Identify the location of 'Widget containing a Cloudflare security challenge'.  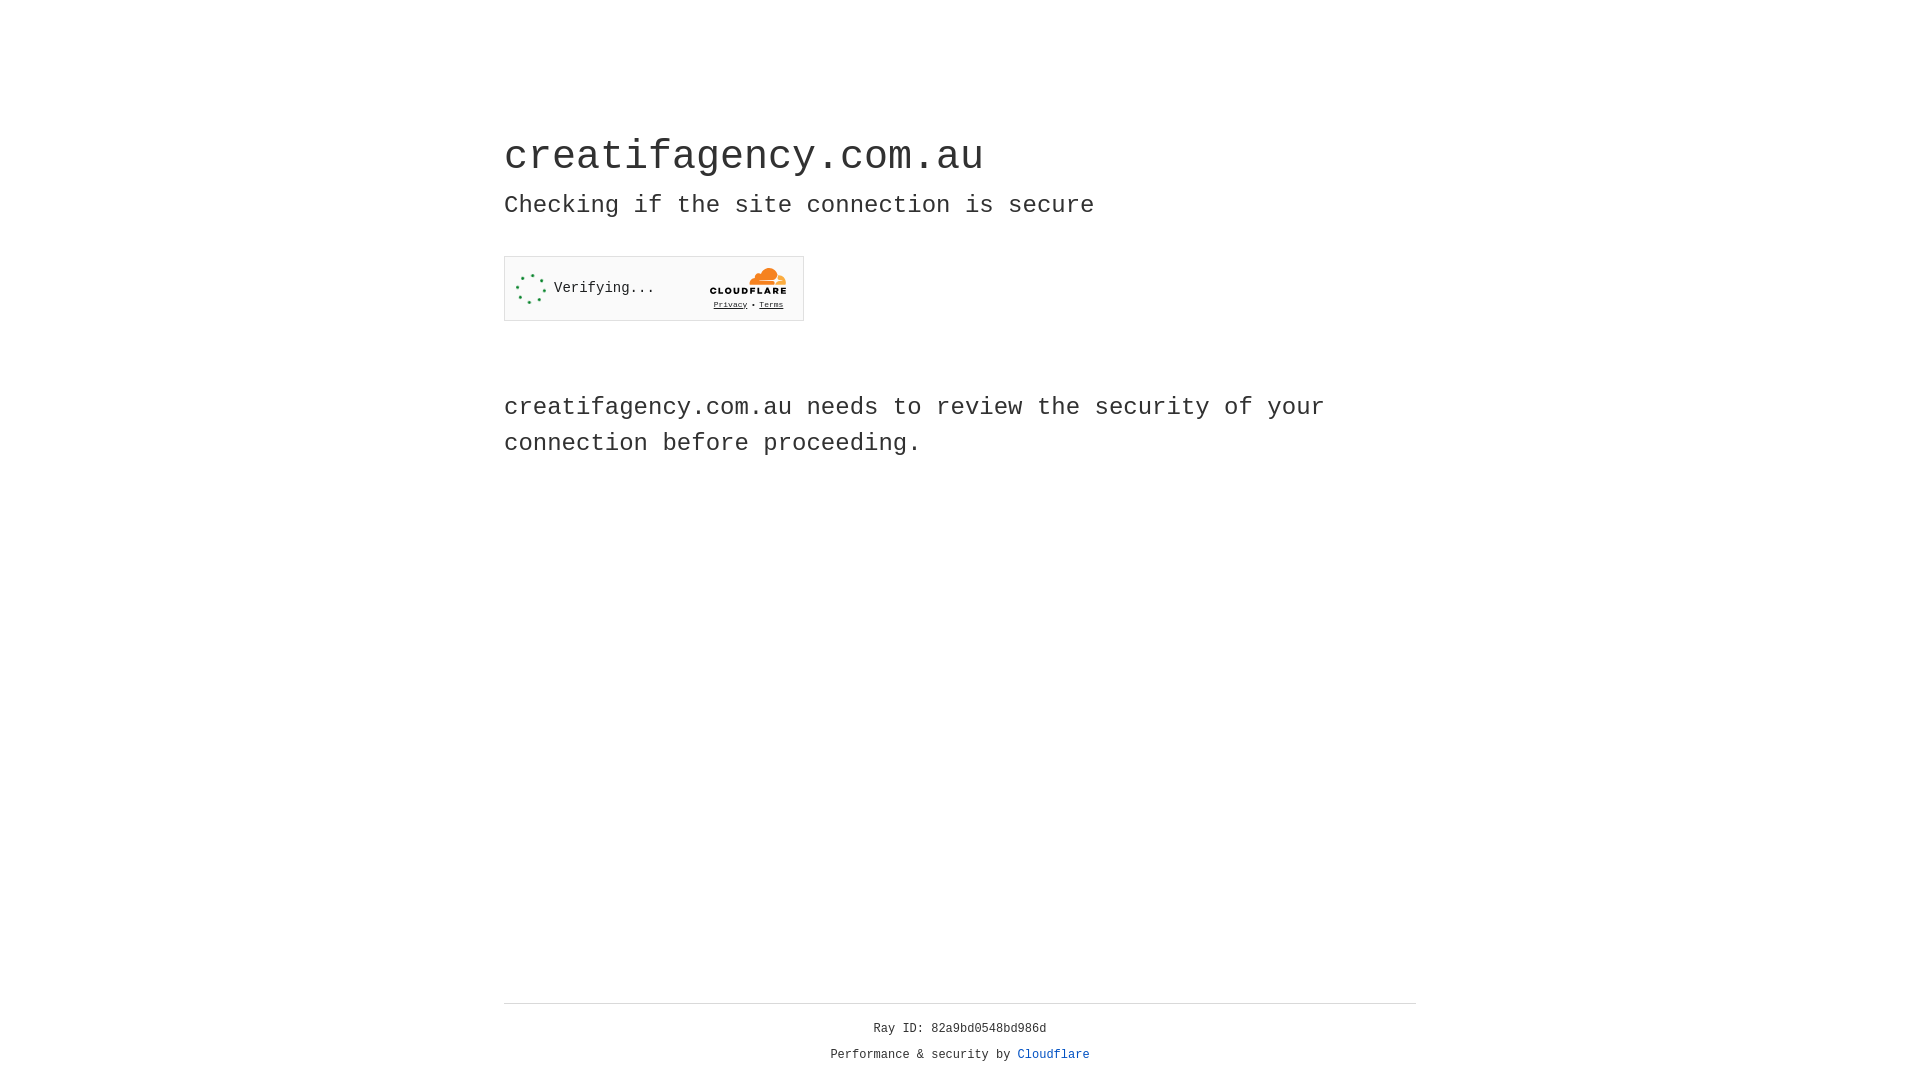
(653, 288).